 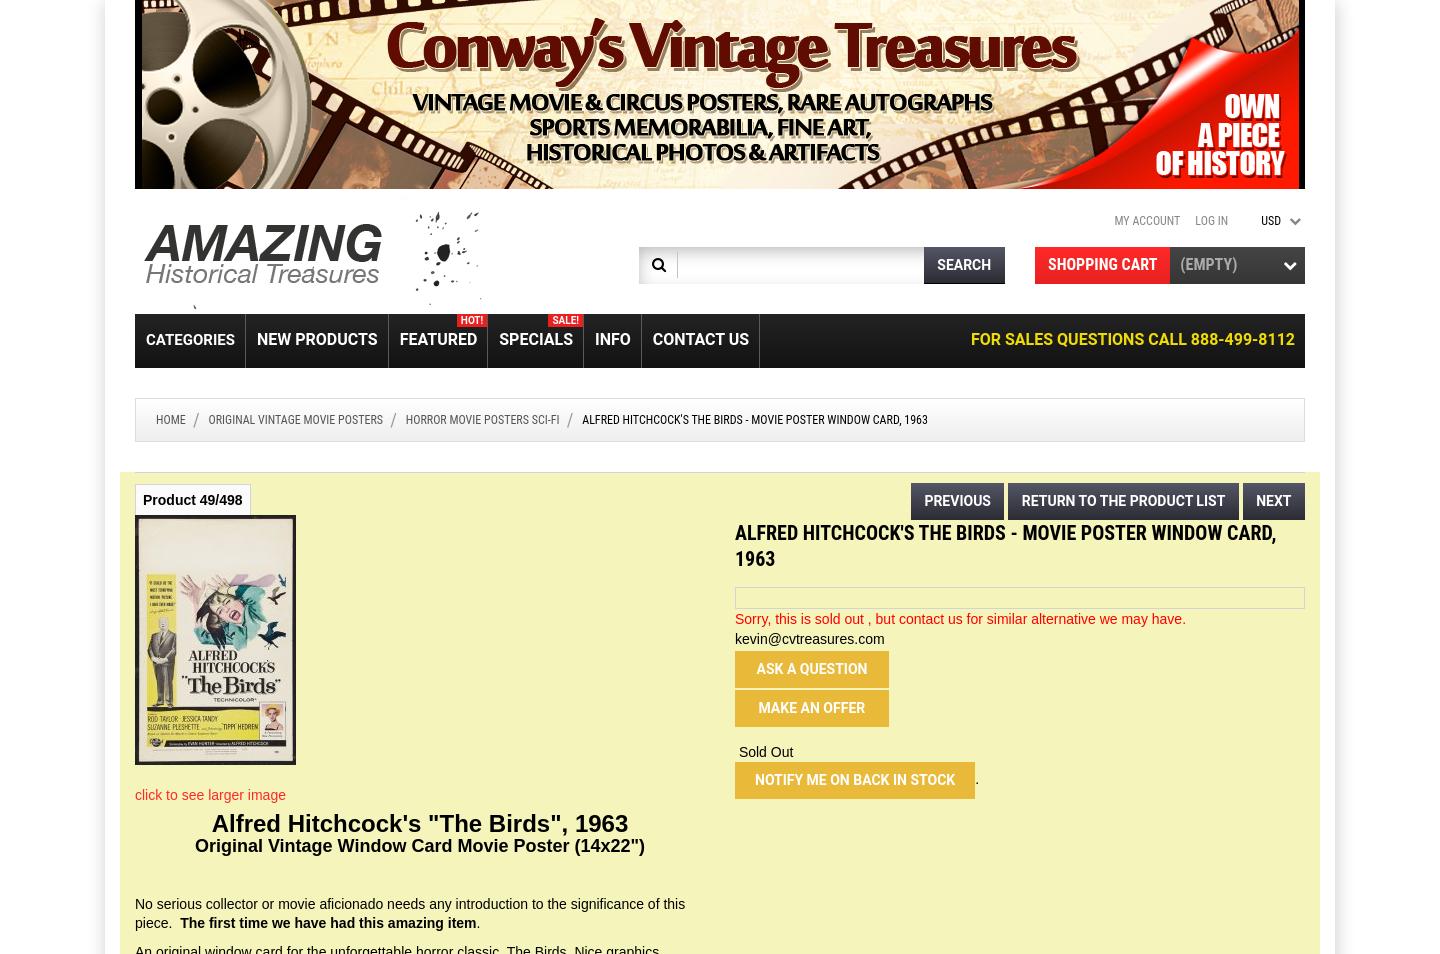 I want to click on 'Return to the Product List', so click(x=1122, y=500).